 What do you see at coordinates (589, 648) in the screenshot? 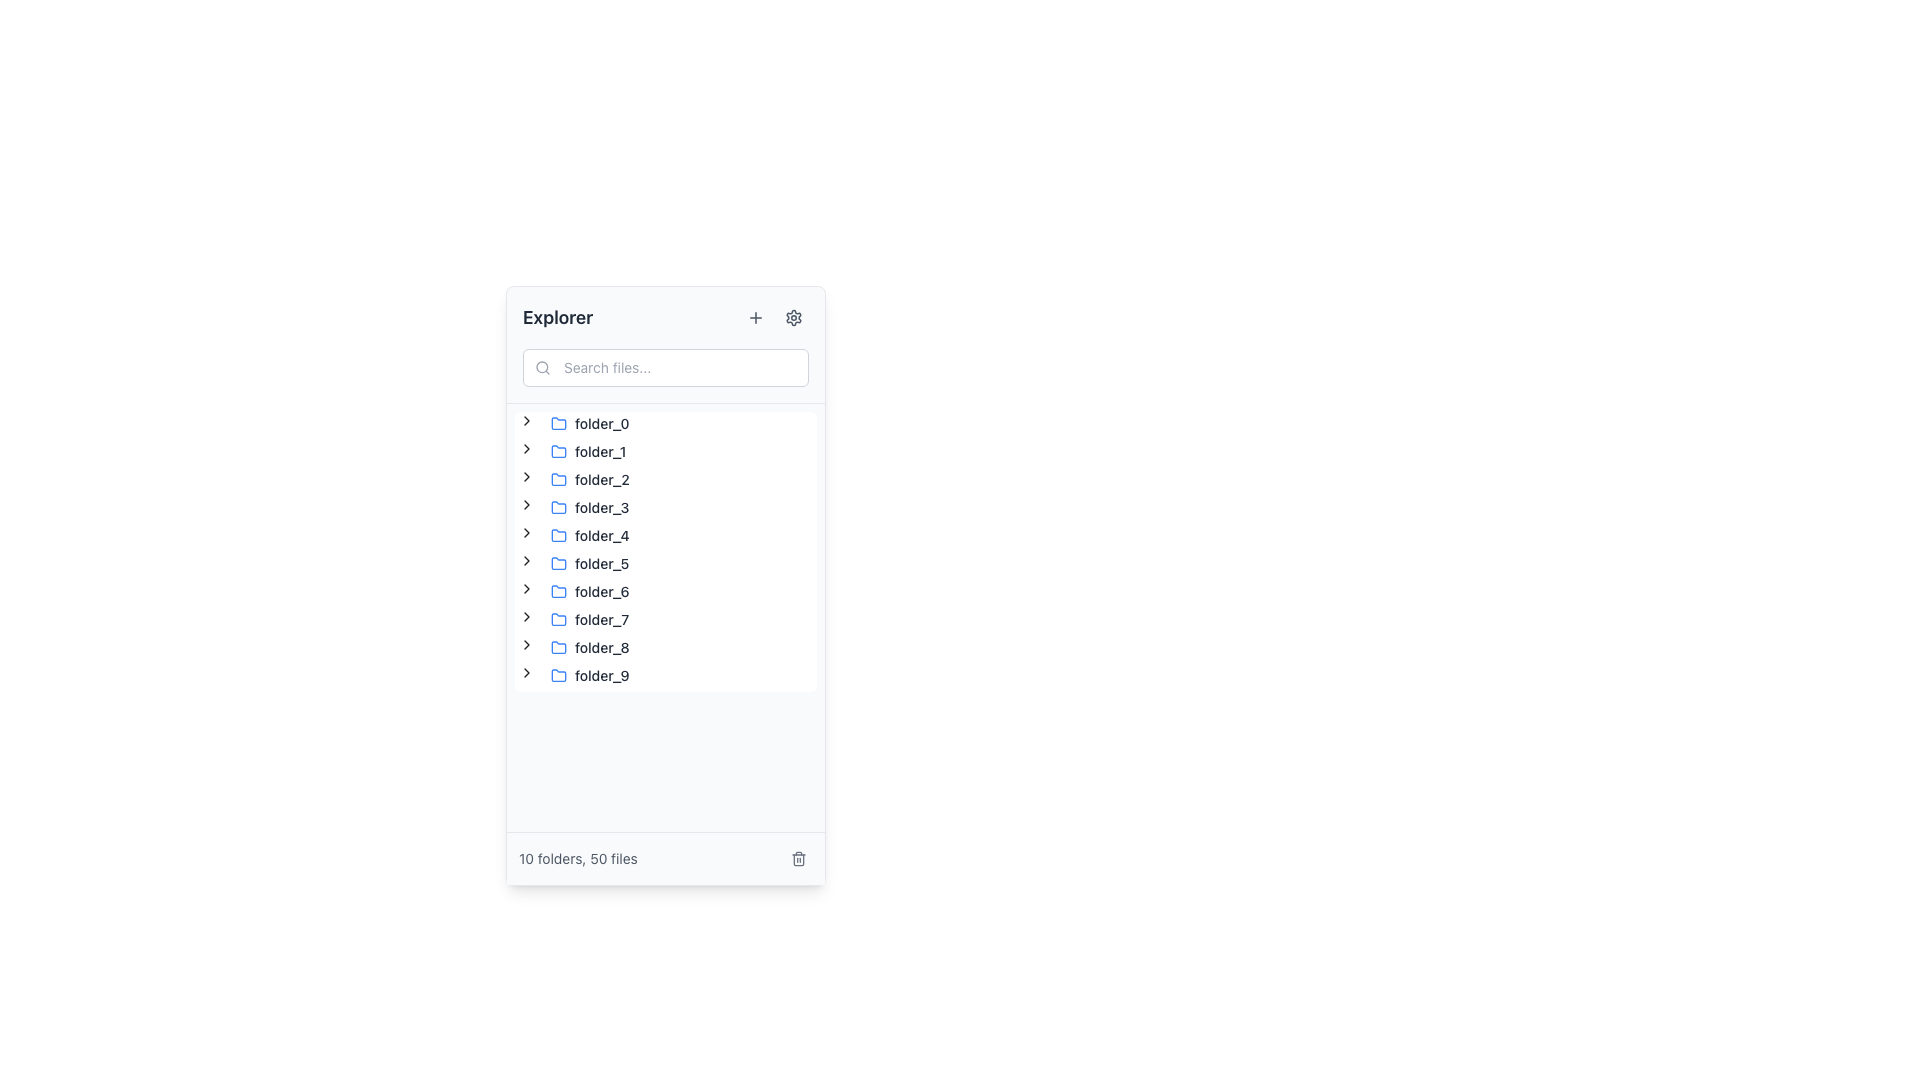
I see `the folder item labeled 'folder_8' in the file explorer for repositioning or organization` at bounding box center [589, 648].